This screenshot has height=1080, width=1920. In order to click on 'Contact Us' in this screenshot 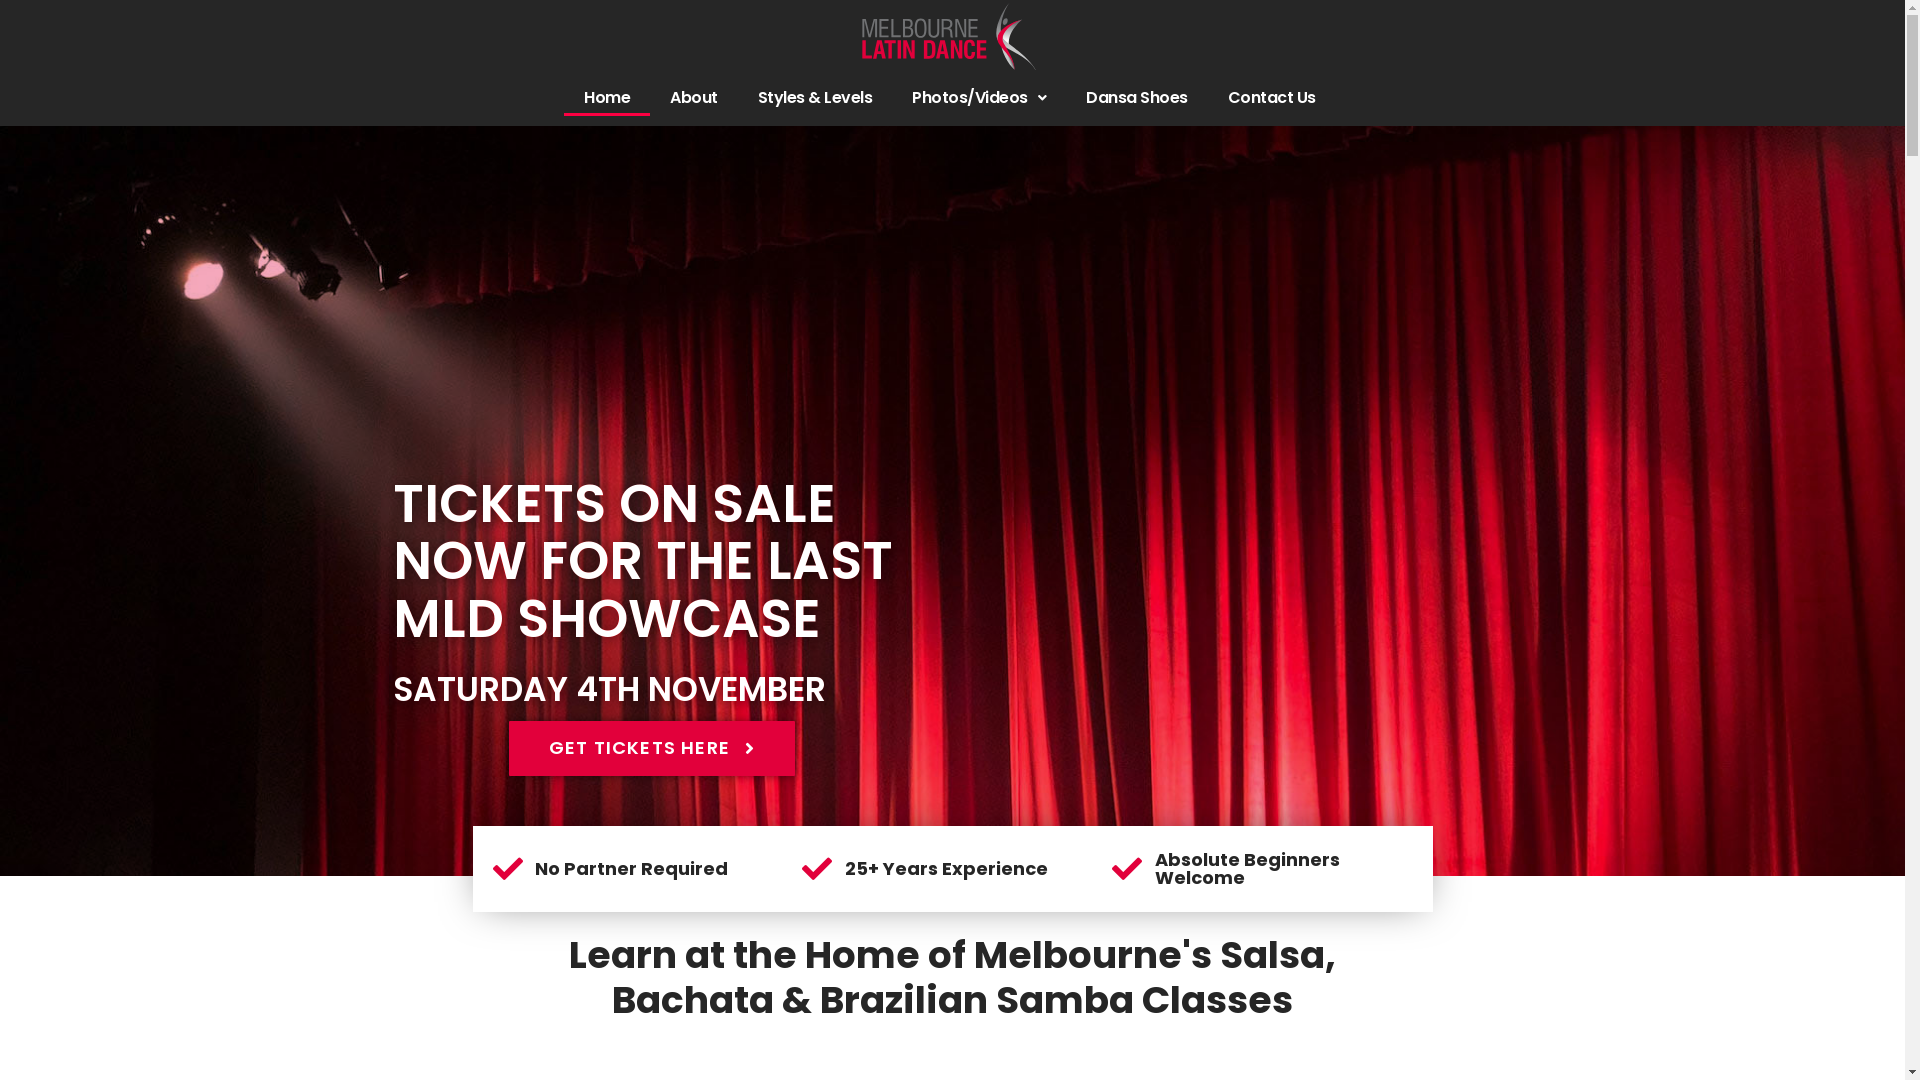, I will do `click(1271, 97)`.